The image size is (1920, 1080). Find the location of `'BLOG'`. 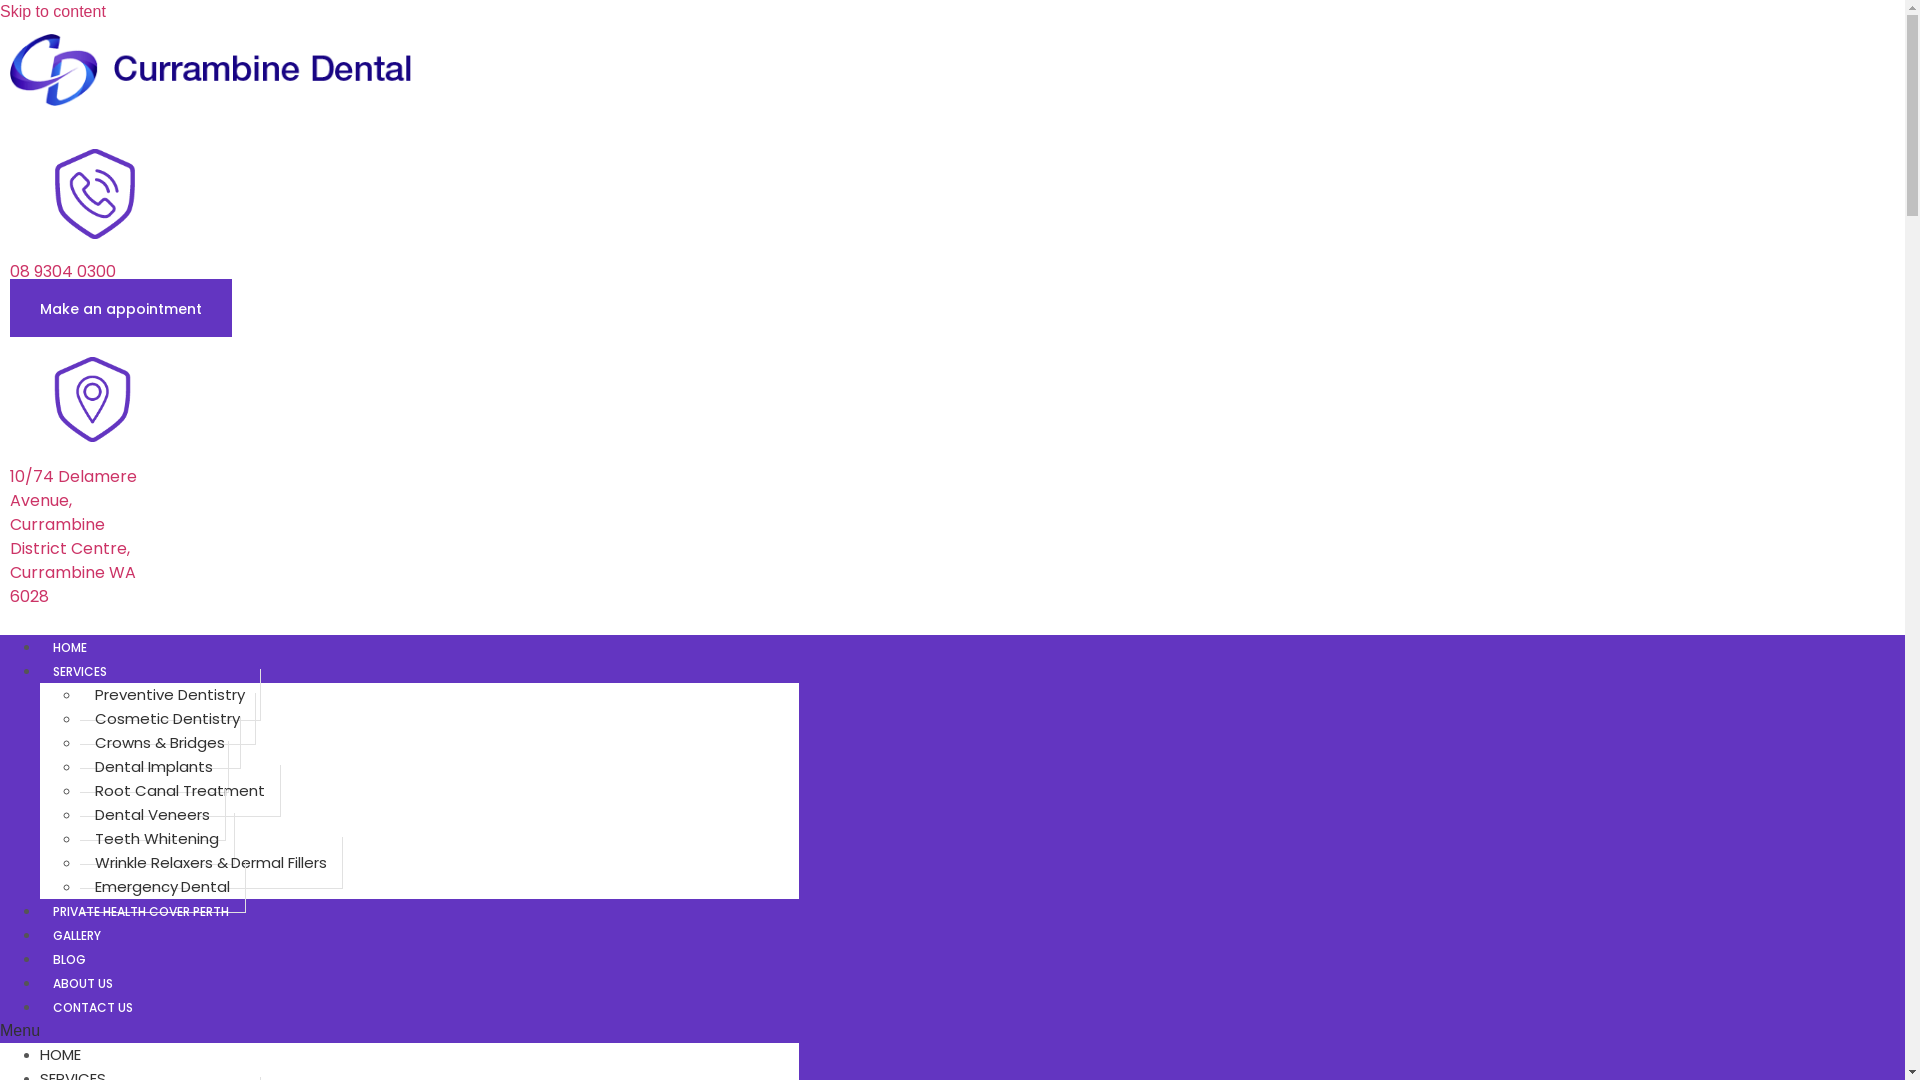

'BLOG' is located at coordinates (70, 956).